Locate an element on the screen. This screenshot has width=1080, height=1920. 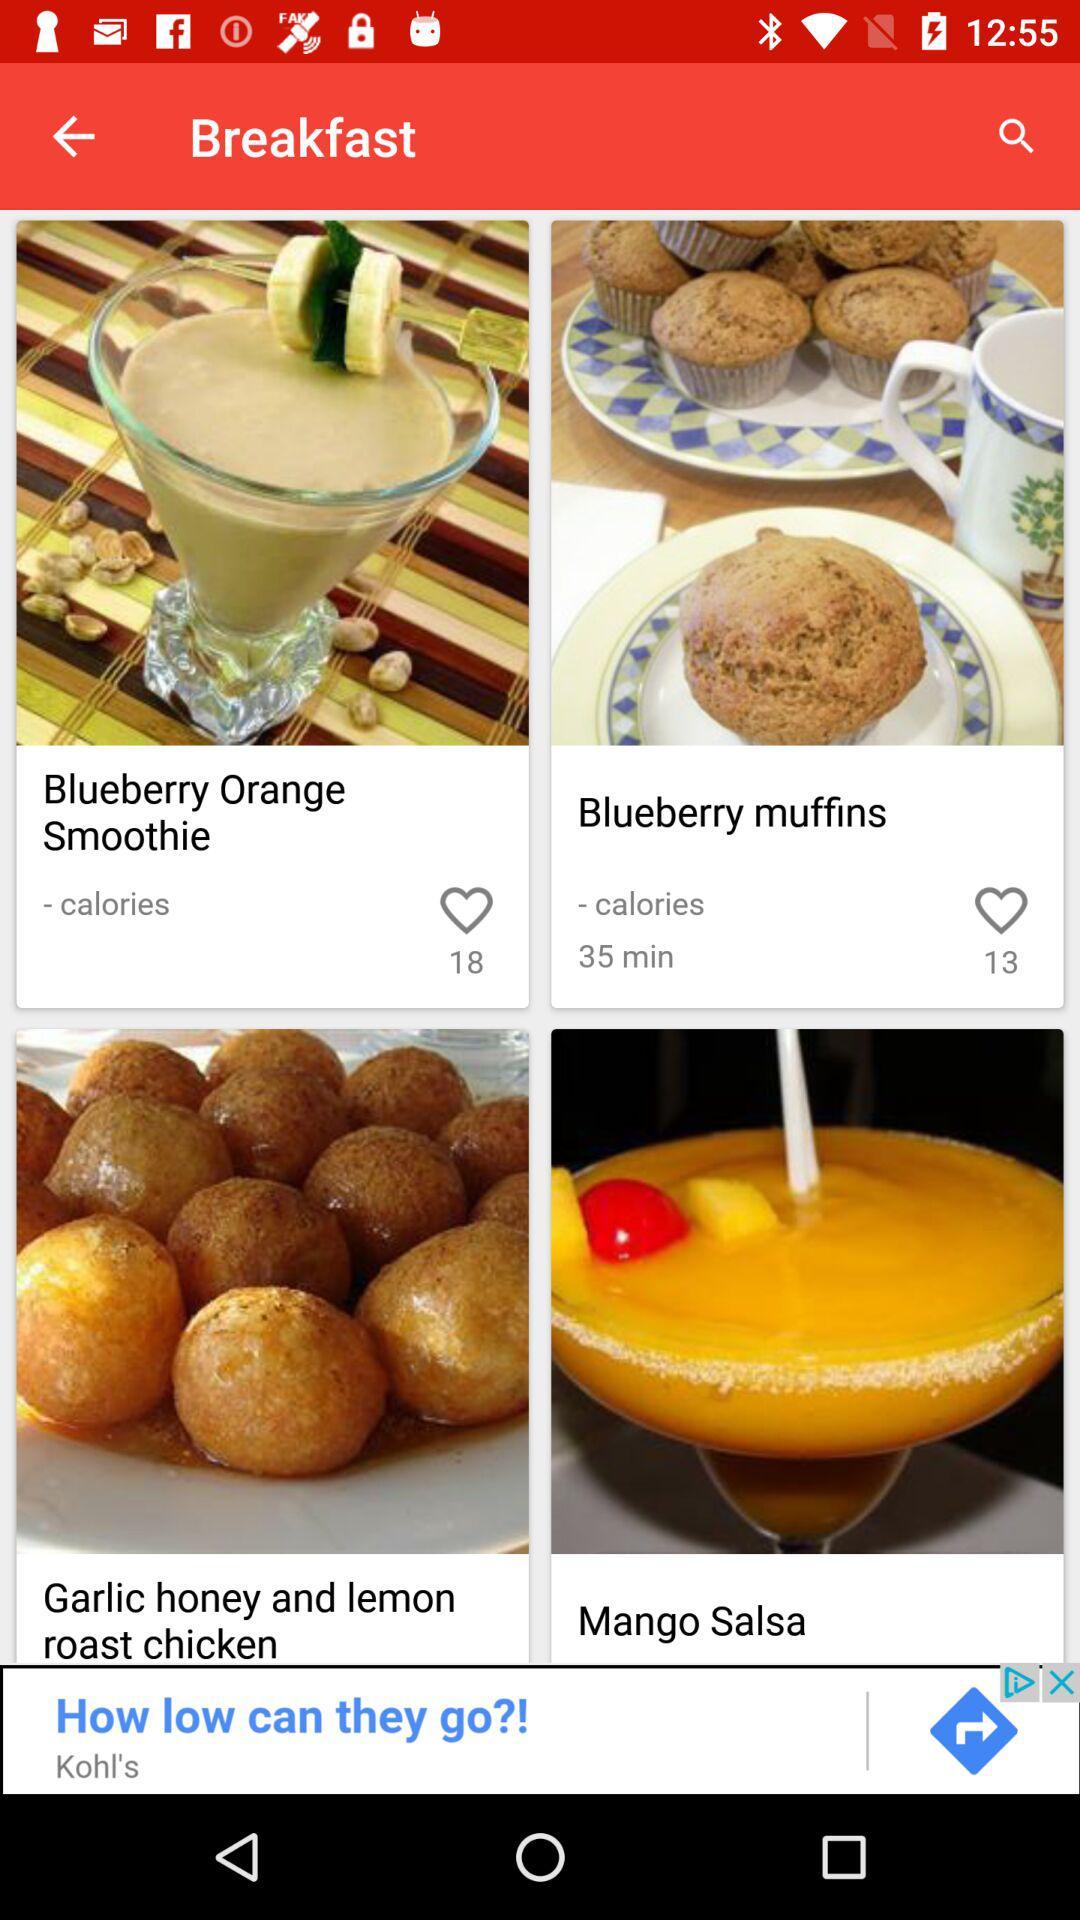
advertisement page is located at coordinates (540, 1727).